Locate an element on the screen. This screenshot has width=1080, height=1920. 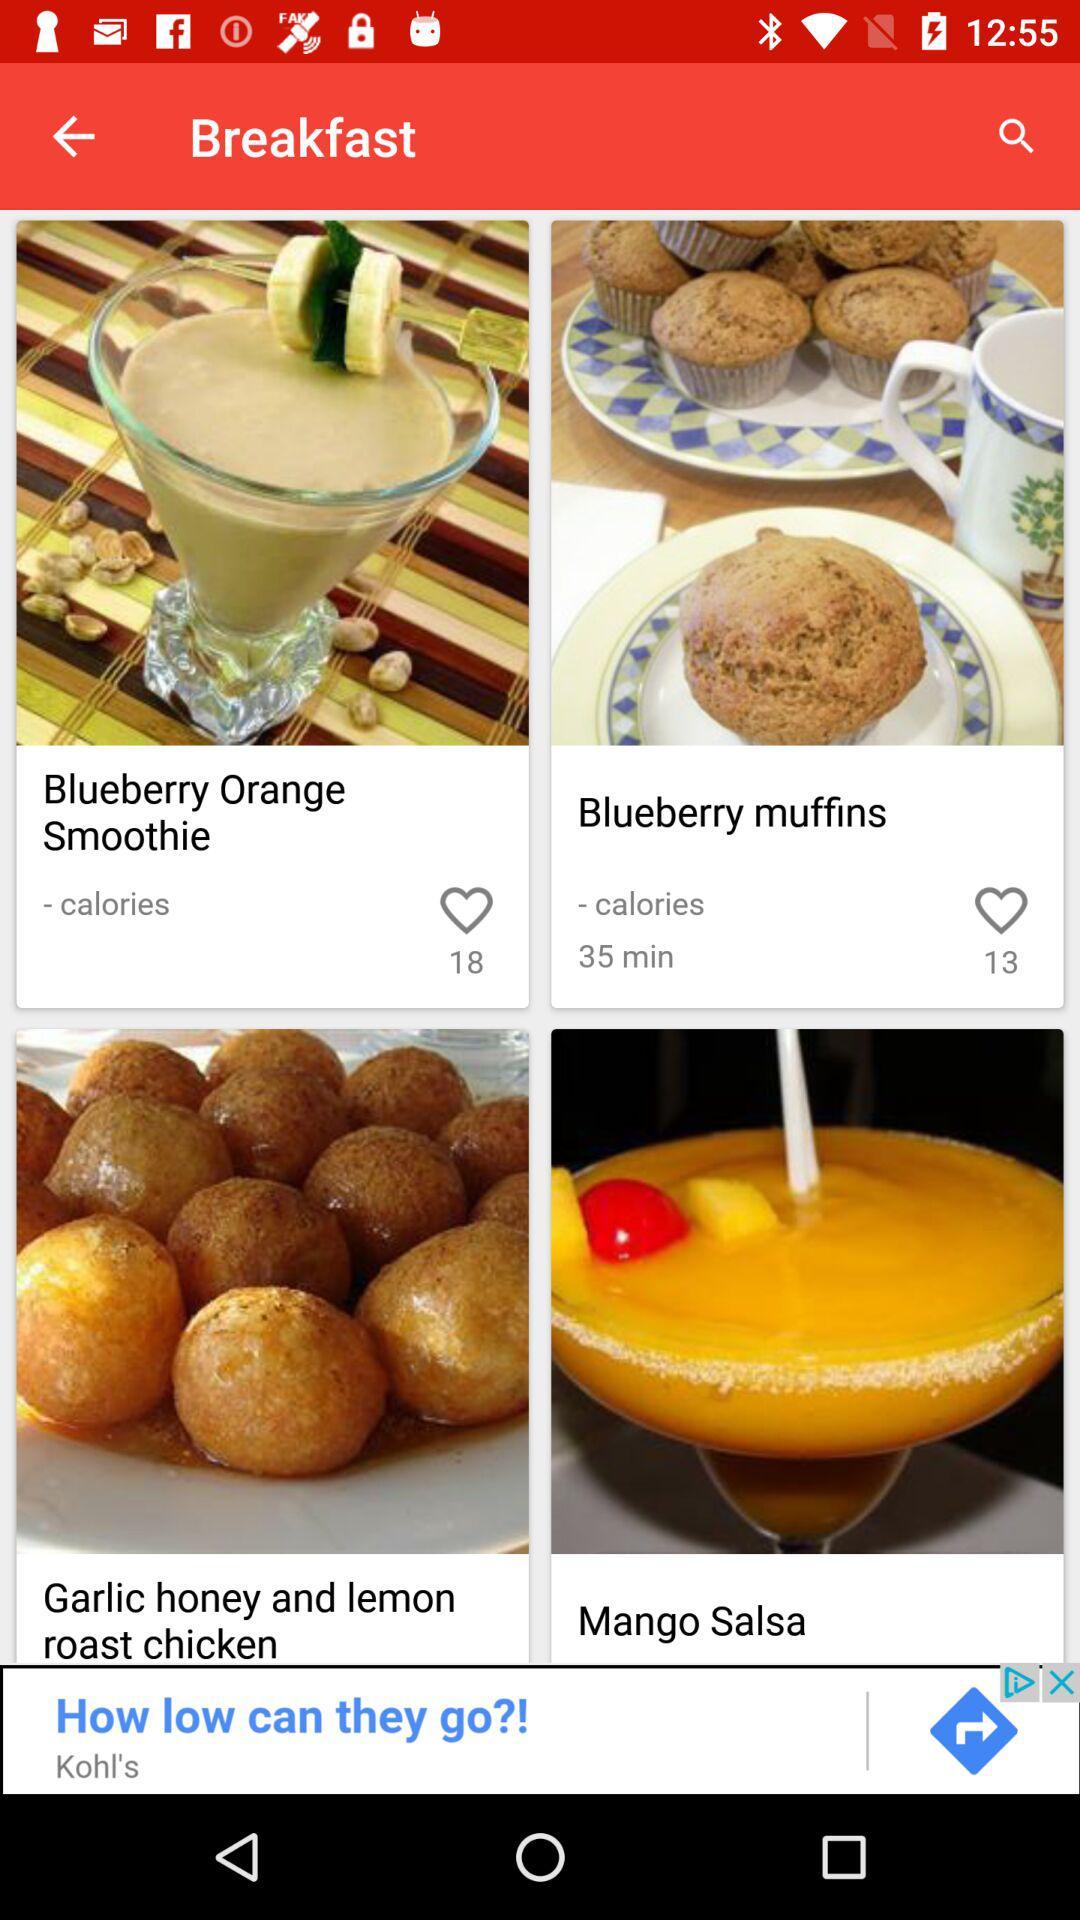
advertisement page is located at coordinates (540, 1727).